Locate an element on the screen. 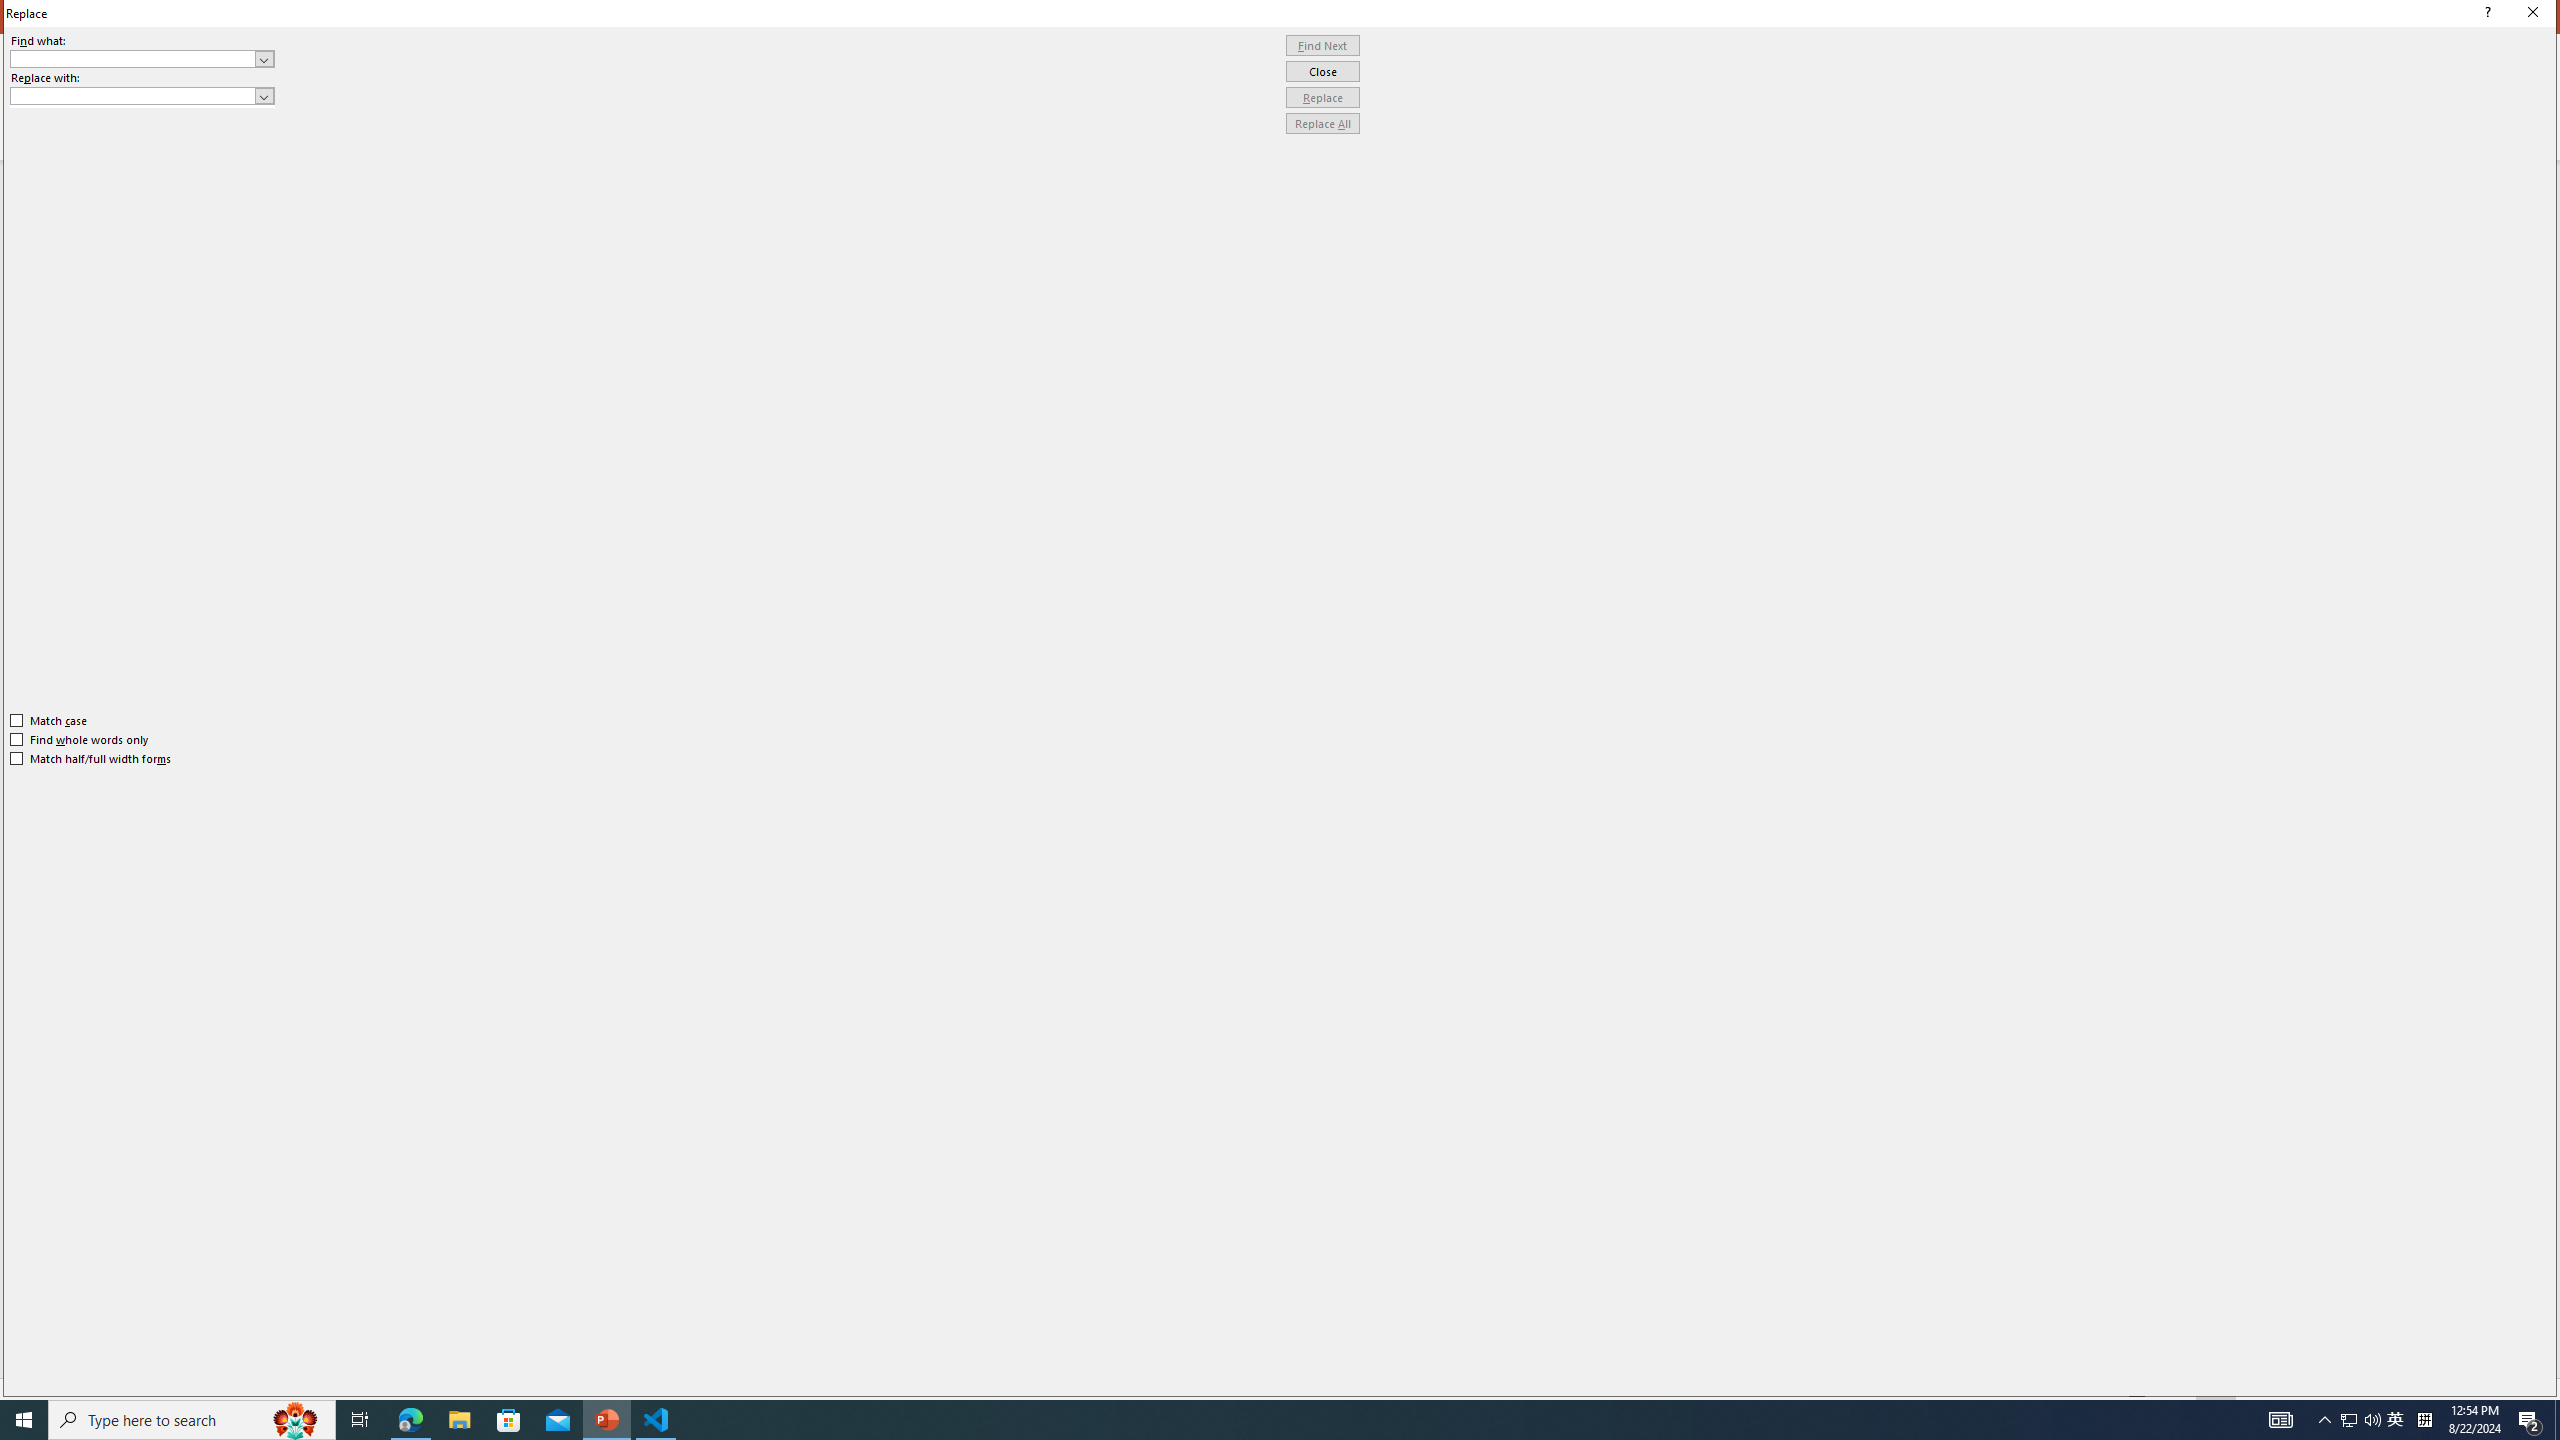 This screenshot has width=2560, height=1440. 'Find what' is located at coordinates (142, 58).